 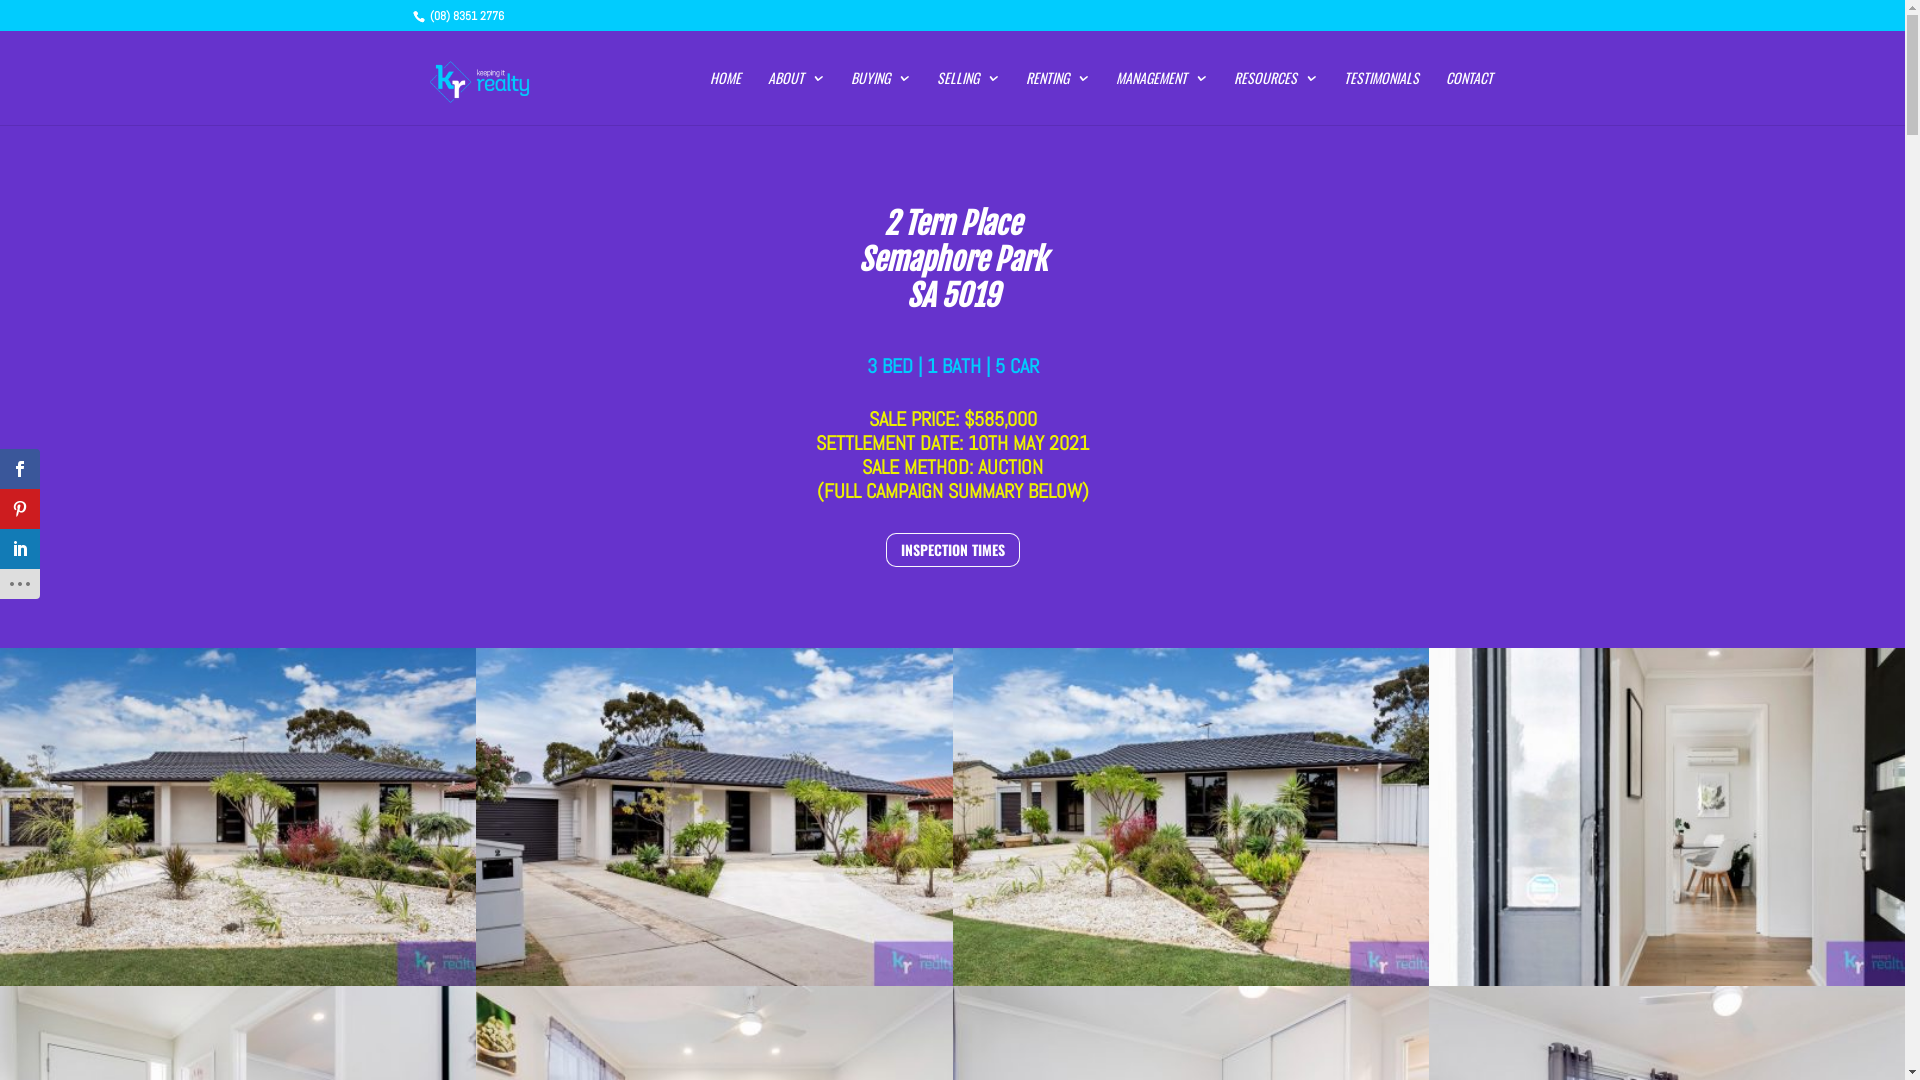 I want to click on 'RESOURCES', so click(x=1274, y=97).